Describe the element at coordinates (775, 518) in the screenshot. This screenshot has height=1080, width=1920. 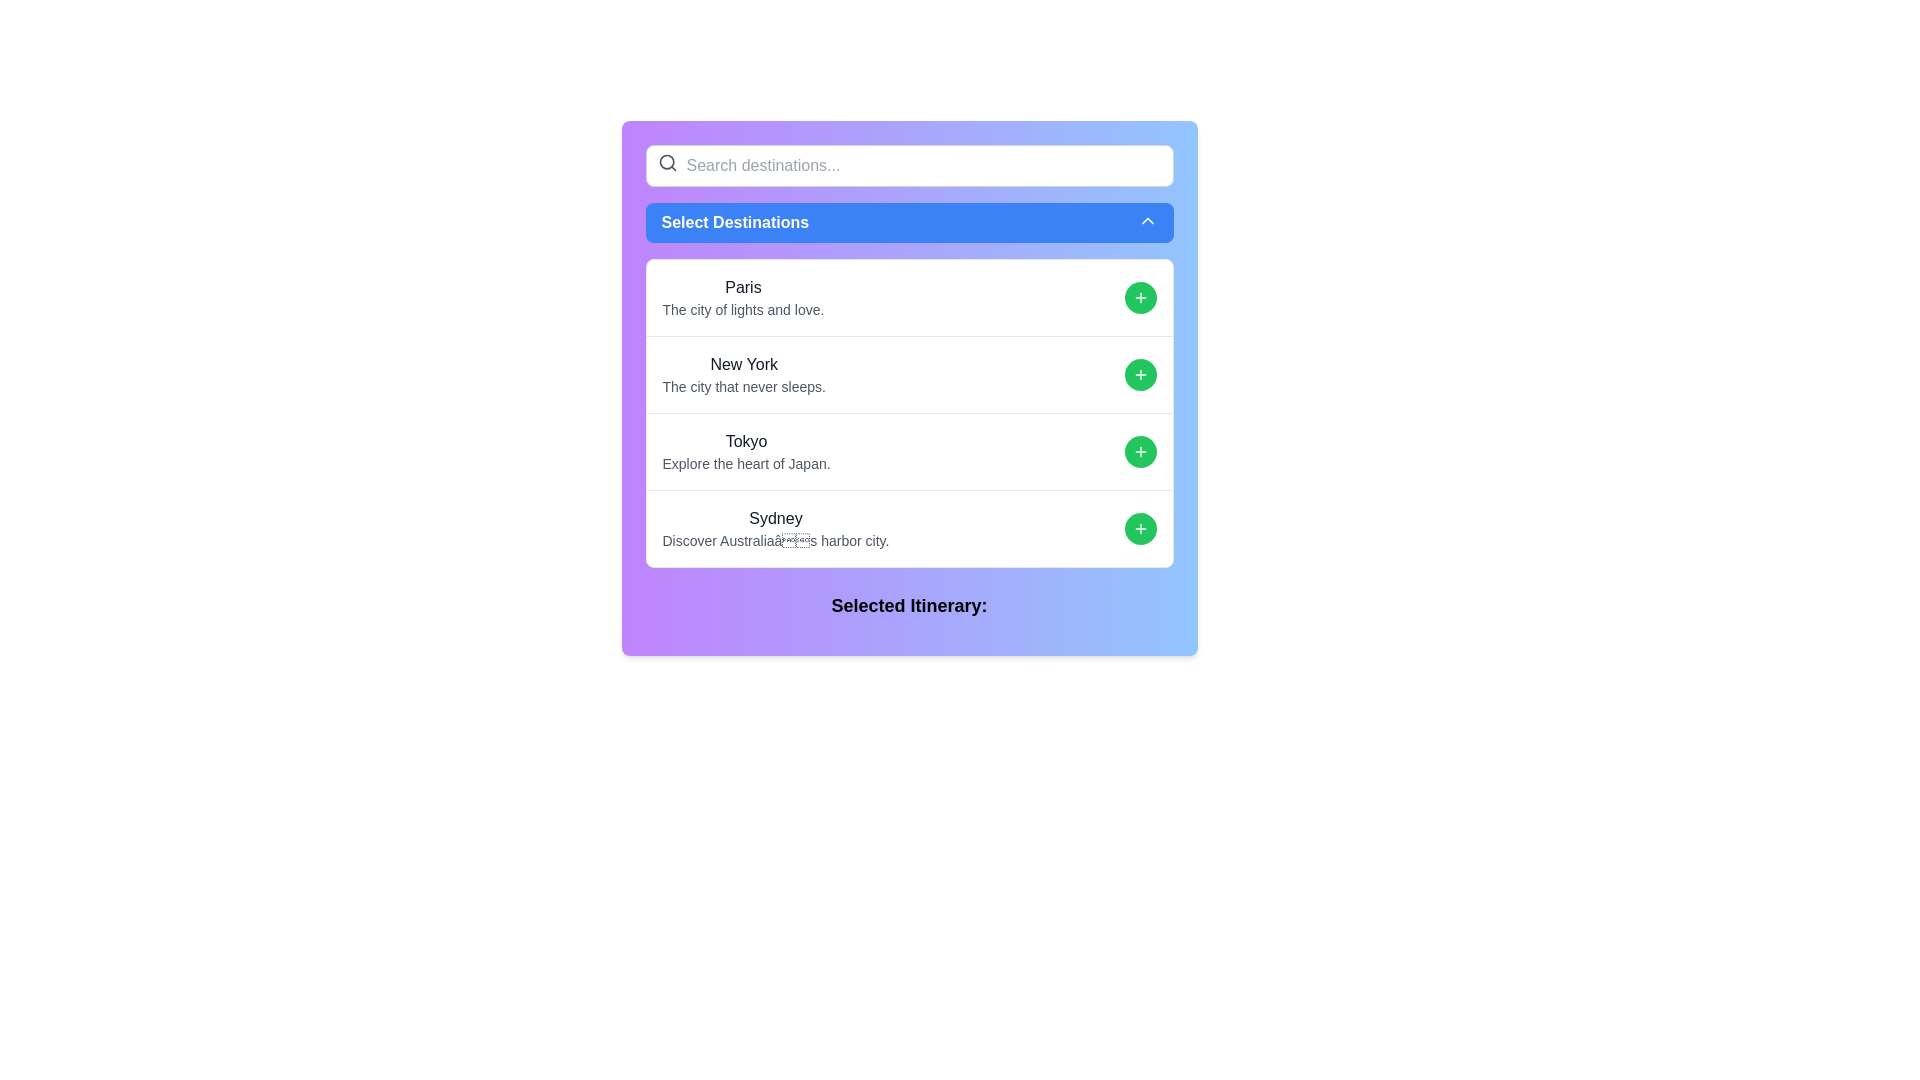
I see `the text label displaying 'Sydney', which is styled in gray color and located above a description text in the 'Select Destinations' card interface` at that location.